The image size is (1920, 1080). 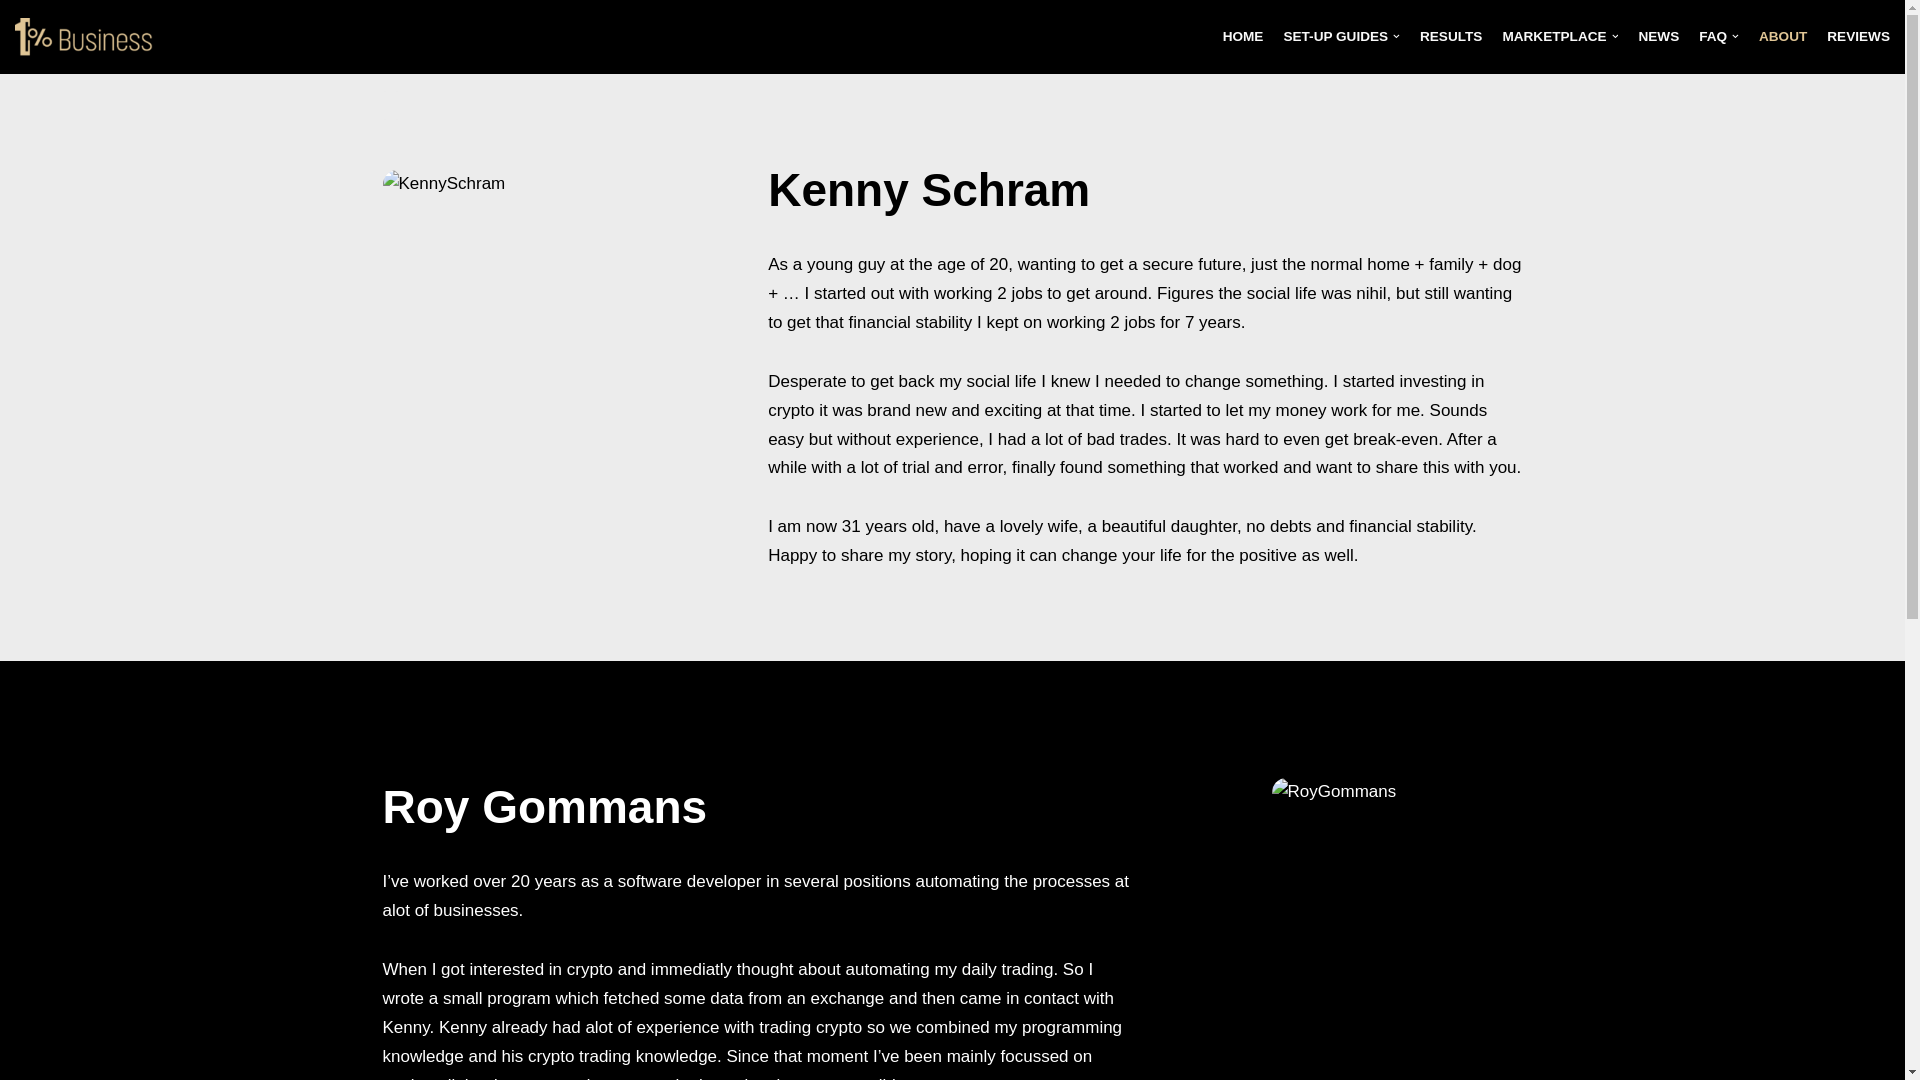 I want to click on 'REVIEWS', so click(x=1857, y=36).